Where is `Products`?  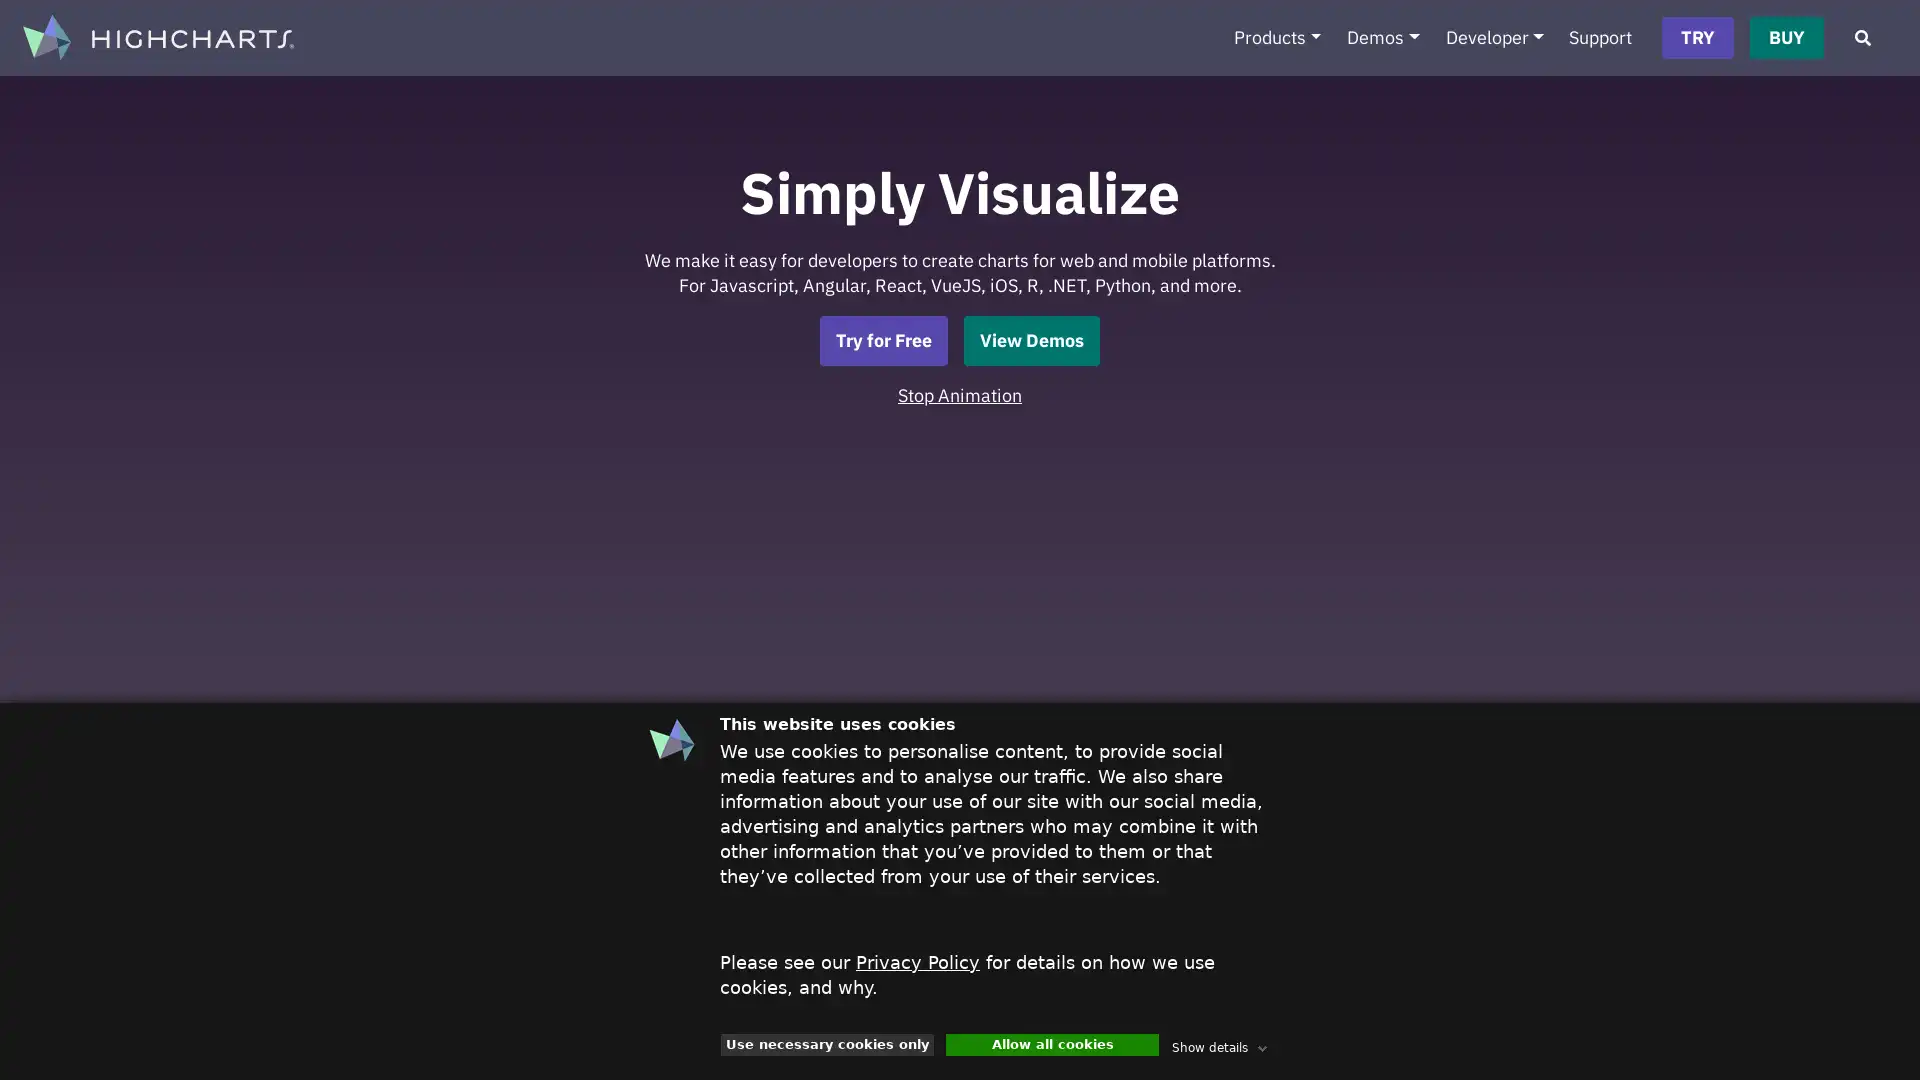 Products is located at coordinates (1275, 38).